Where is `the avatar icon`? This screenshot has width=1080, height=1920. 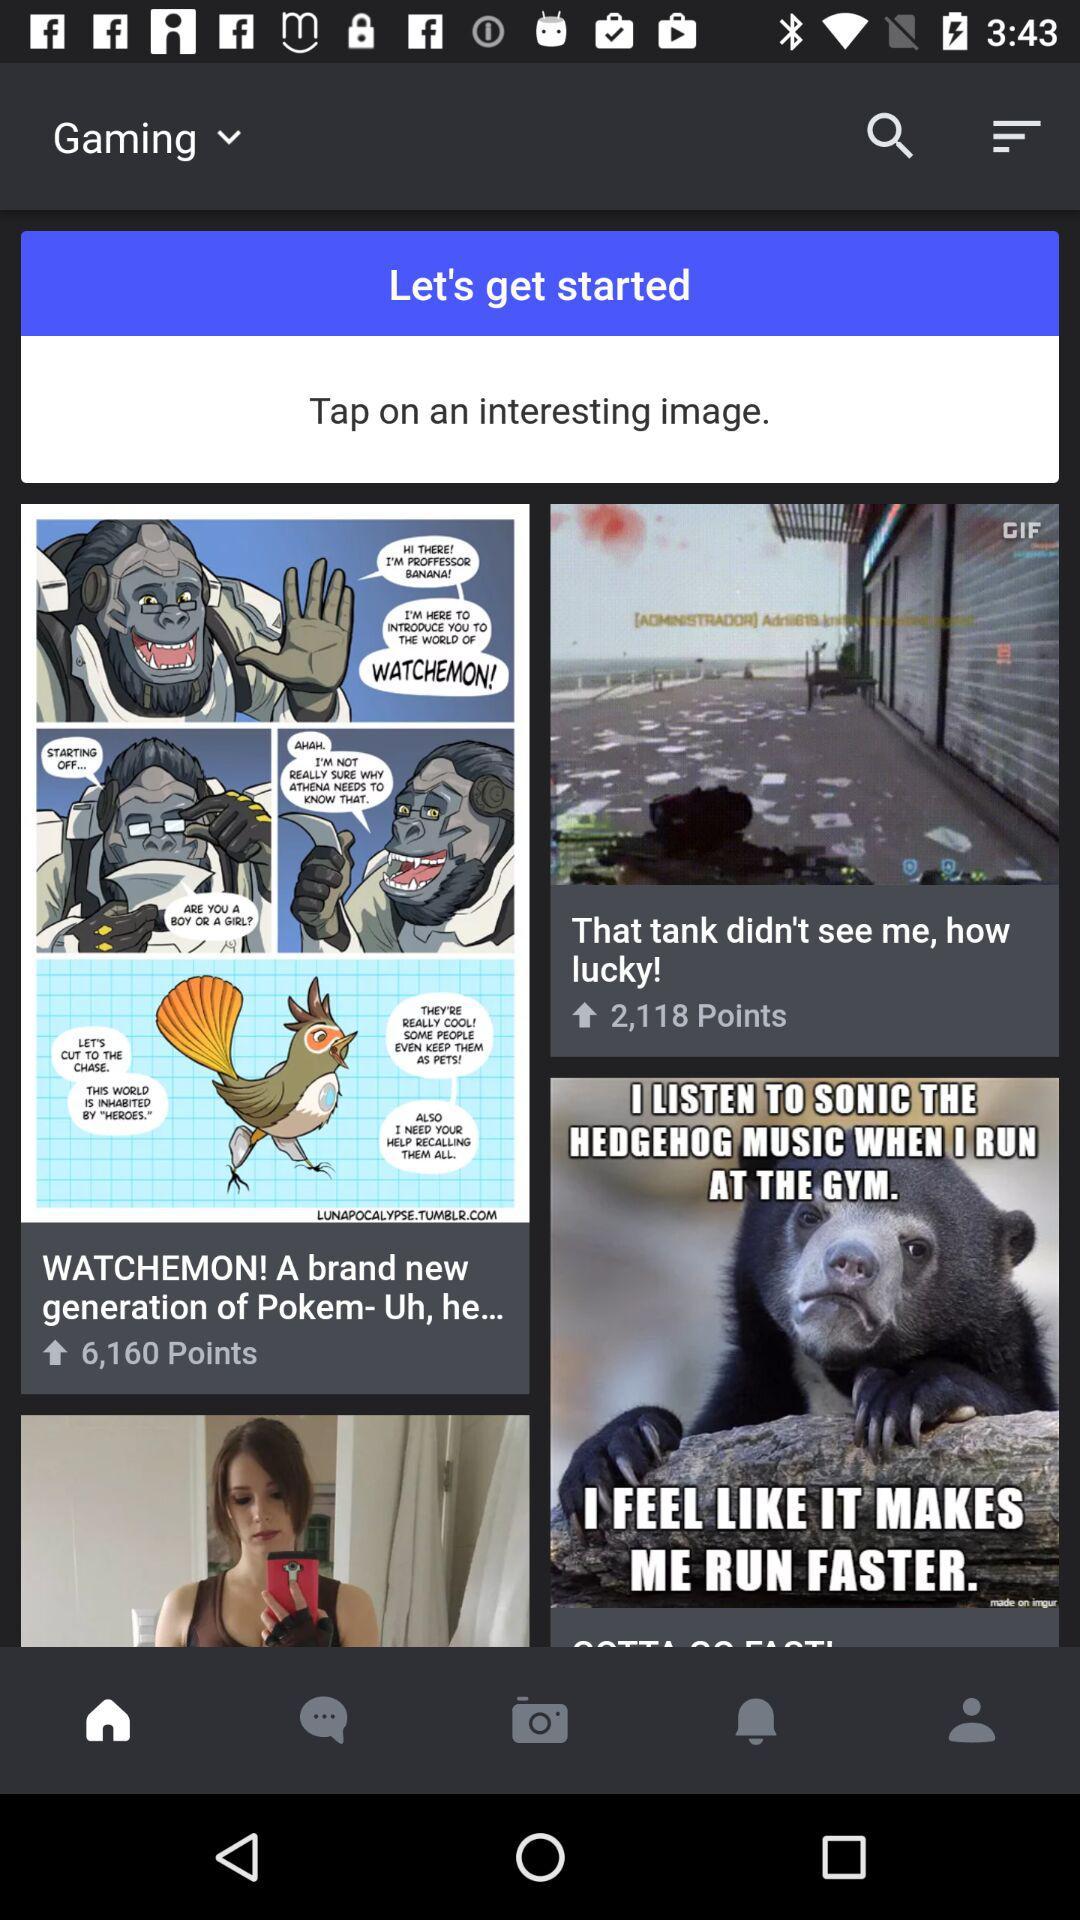 the avatar icon is located at coordinates (971, 1719).